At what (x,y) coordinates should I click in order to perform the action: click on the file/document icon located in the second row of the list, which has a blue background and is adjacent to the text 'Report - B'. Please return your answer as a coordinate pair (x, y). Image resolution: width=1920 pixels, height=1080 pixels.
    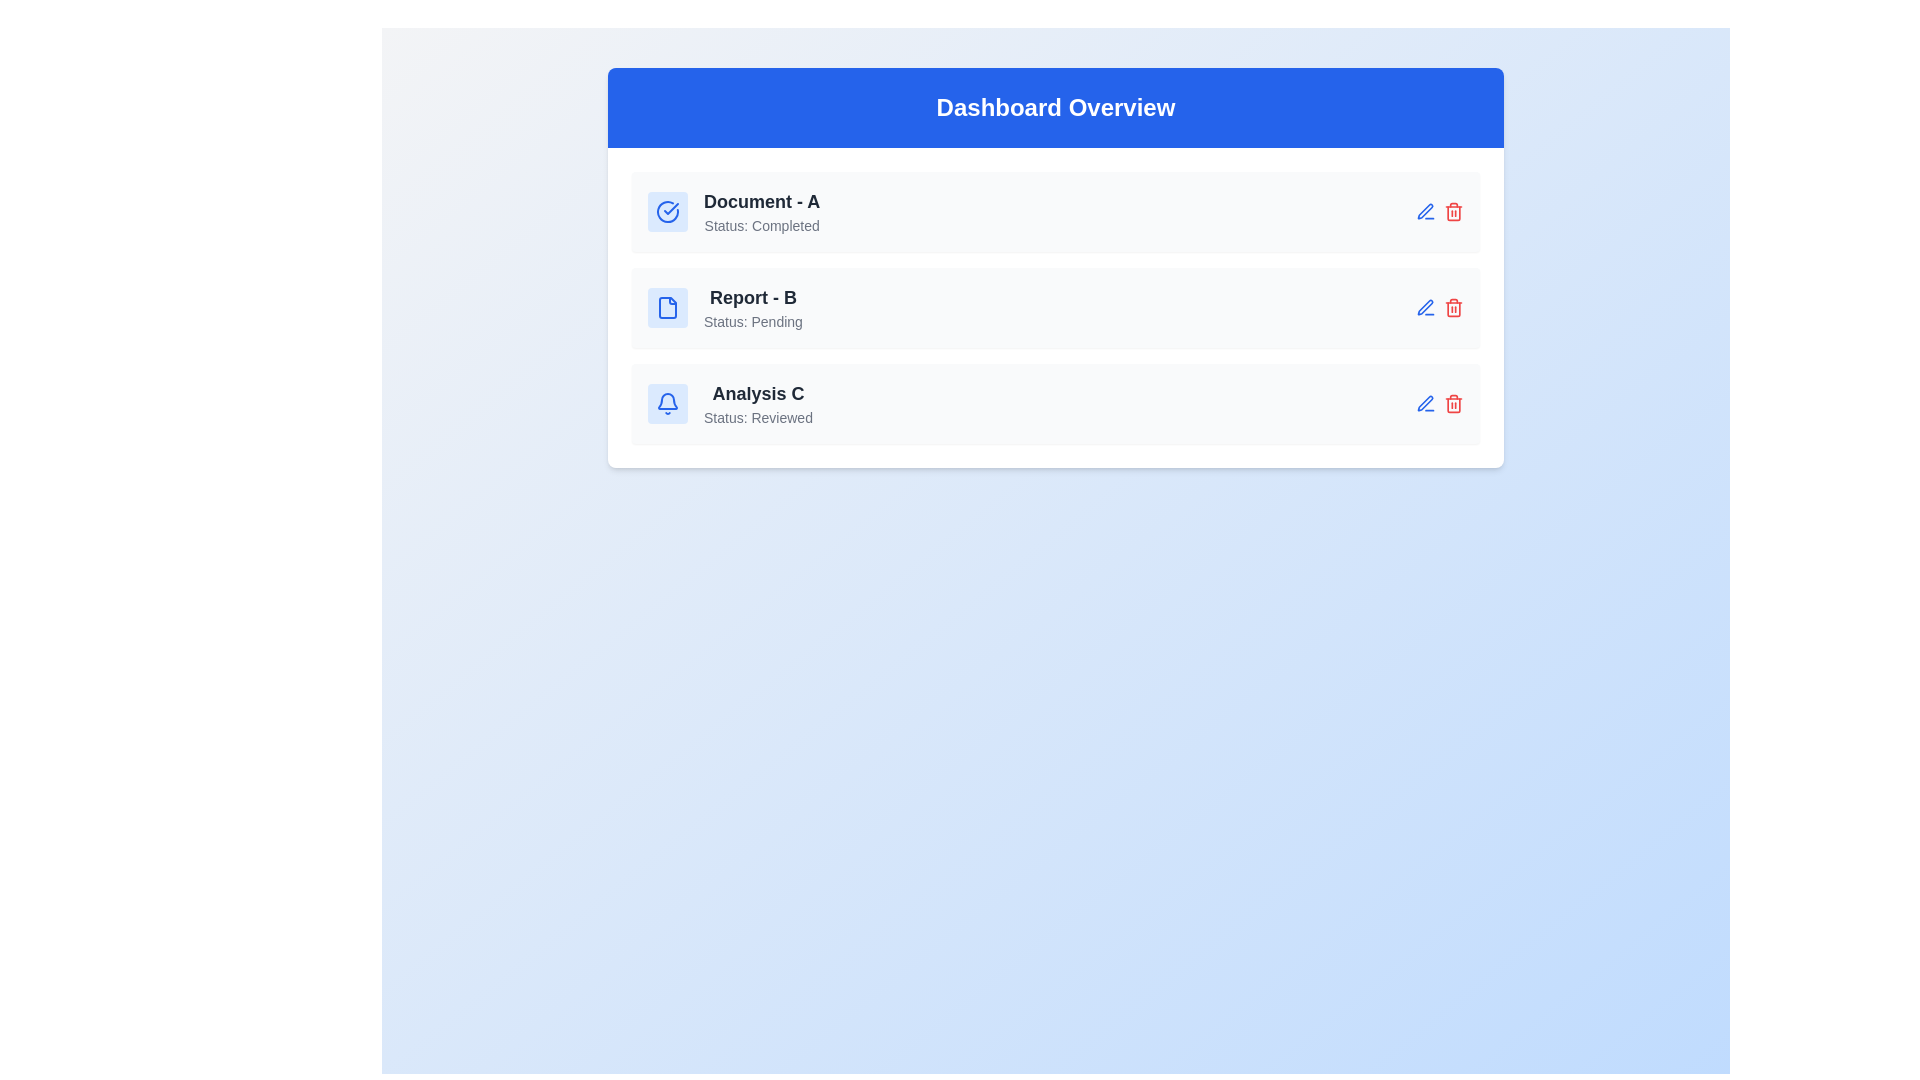
    Looking at the image, I should click on (667, 308).